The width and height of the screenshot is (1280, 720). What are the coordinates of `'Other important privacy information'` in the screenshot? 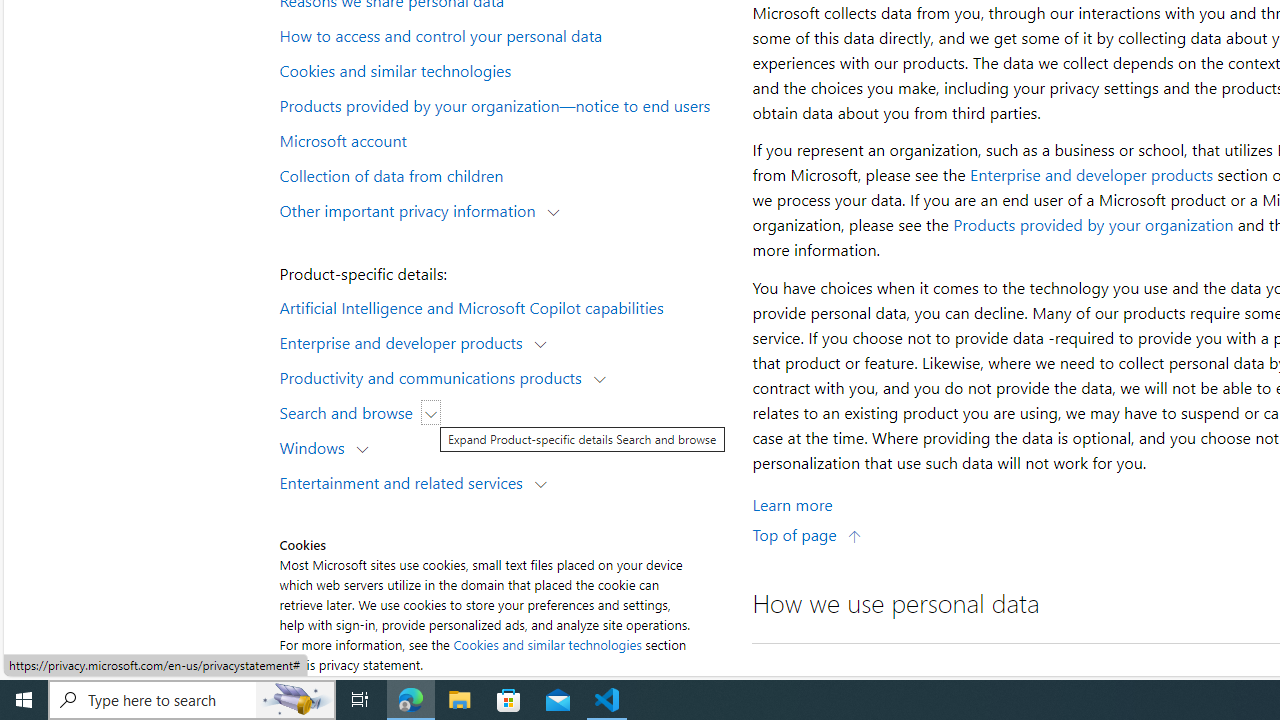 It's located at (411, 209).